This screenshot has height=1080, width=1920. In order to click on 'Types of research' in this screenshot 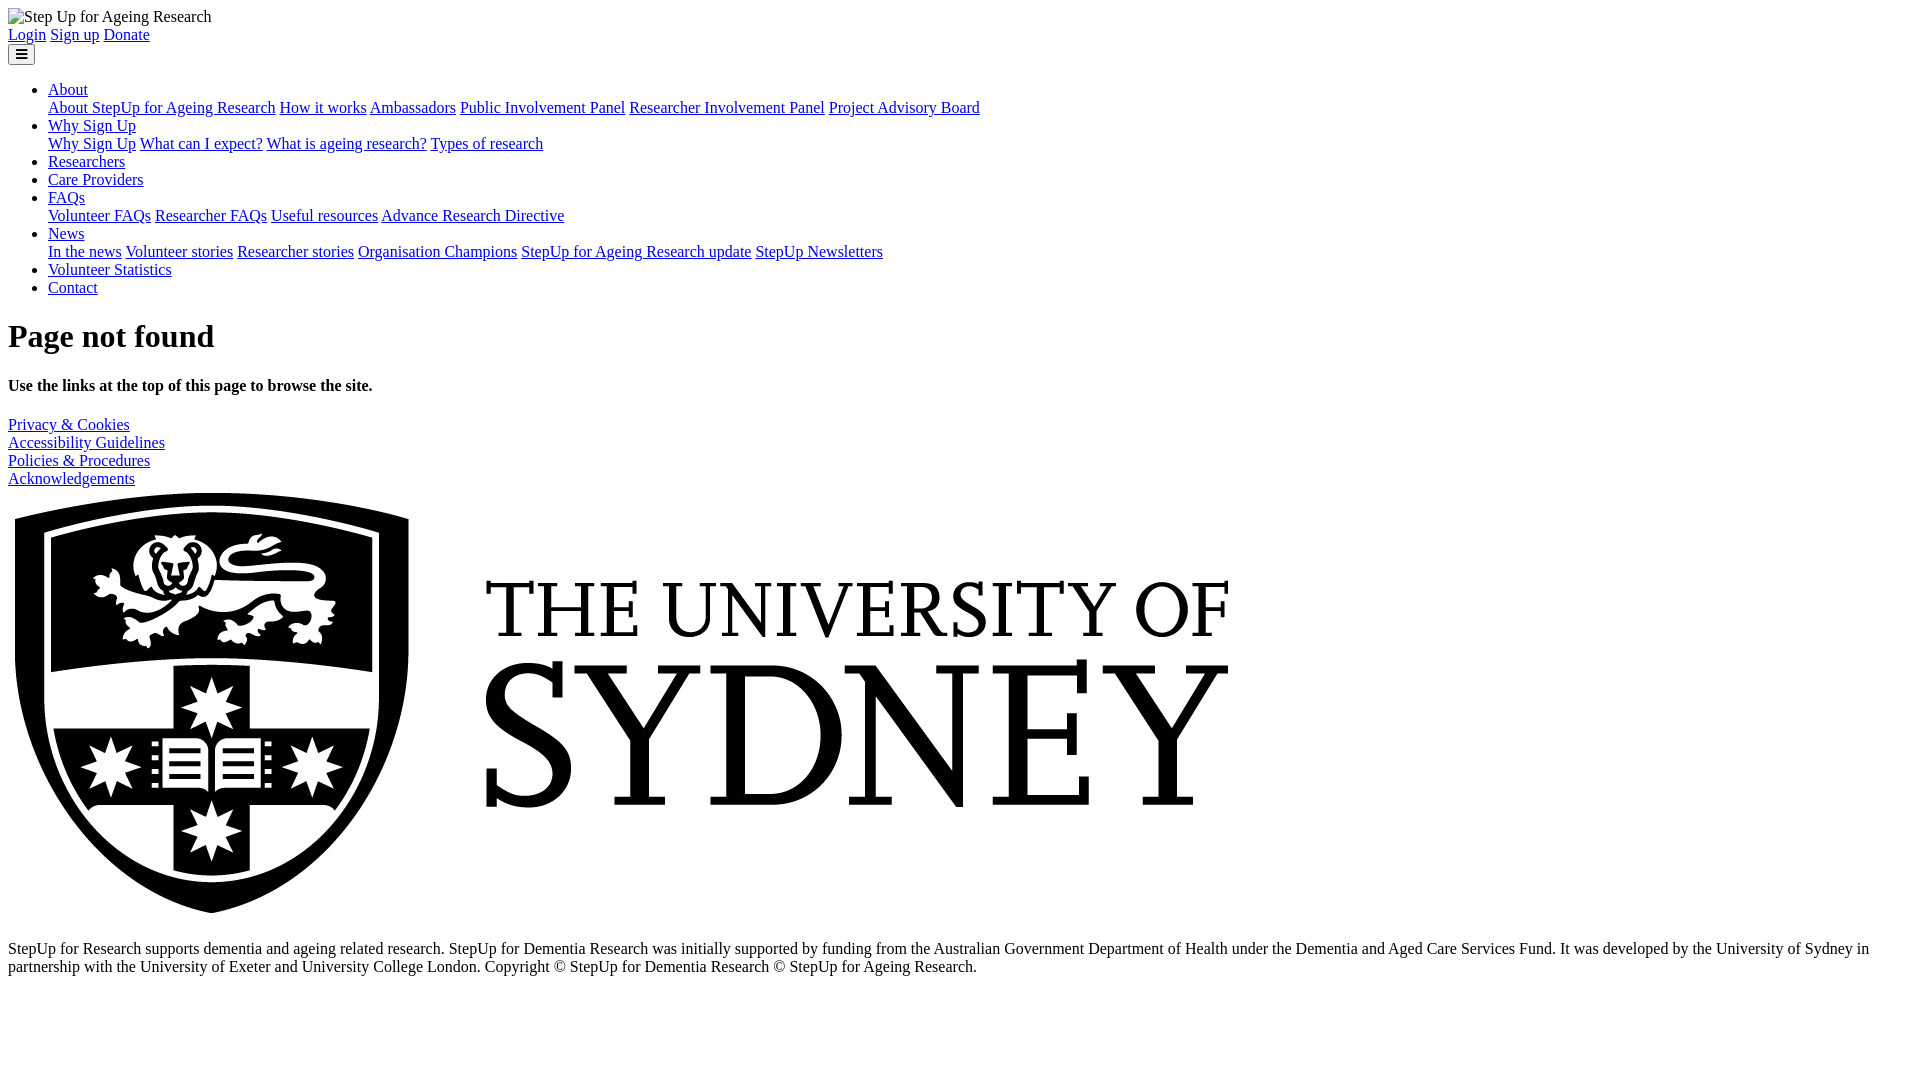, I will do `click(430, 142)`.